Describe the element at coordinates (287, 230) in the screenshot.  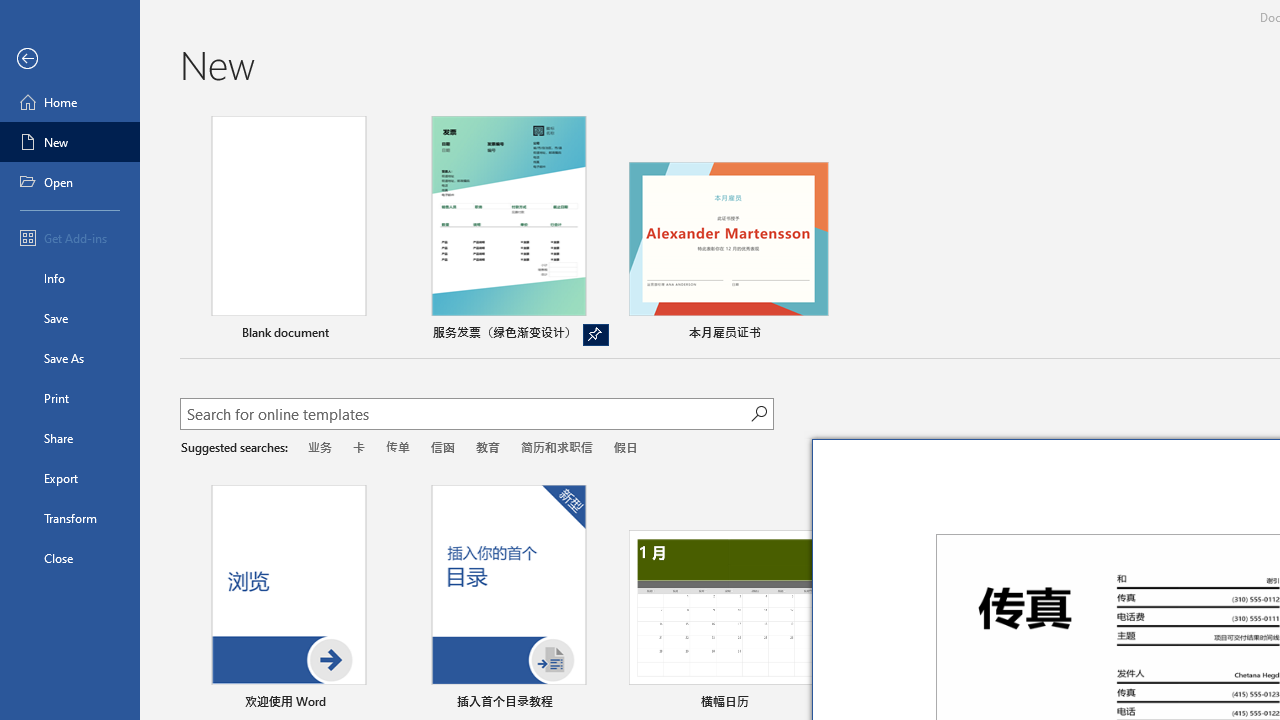
I see `'Blank document'` at that location.